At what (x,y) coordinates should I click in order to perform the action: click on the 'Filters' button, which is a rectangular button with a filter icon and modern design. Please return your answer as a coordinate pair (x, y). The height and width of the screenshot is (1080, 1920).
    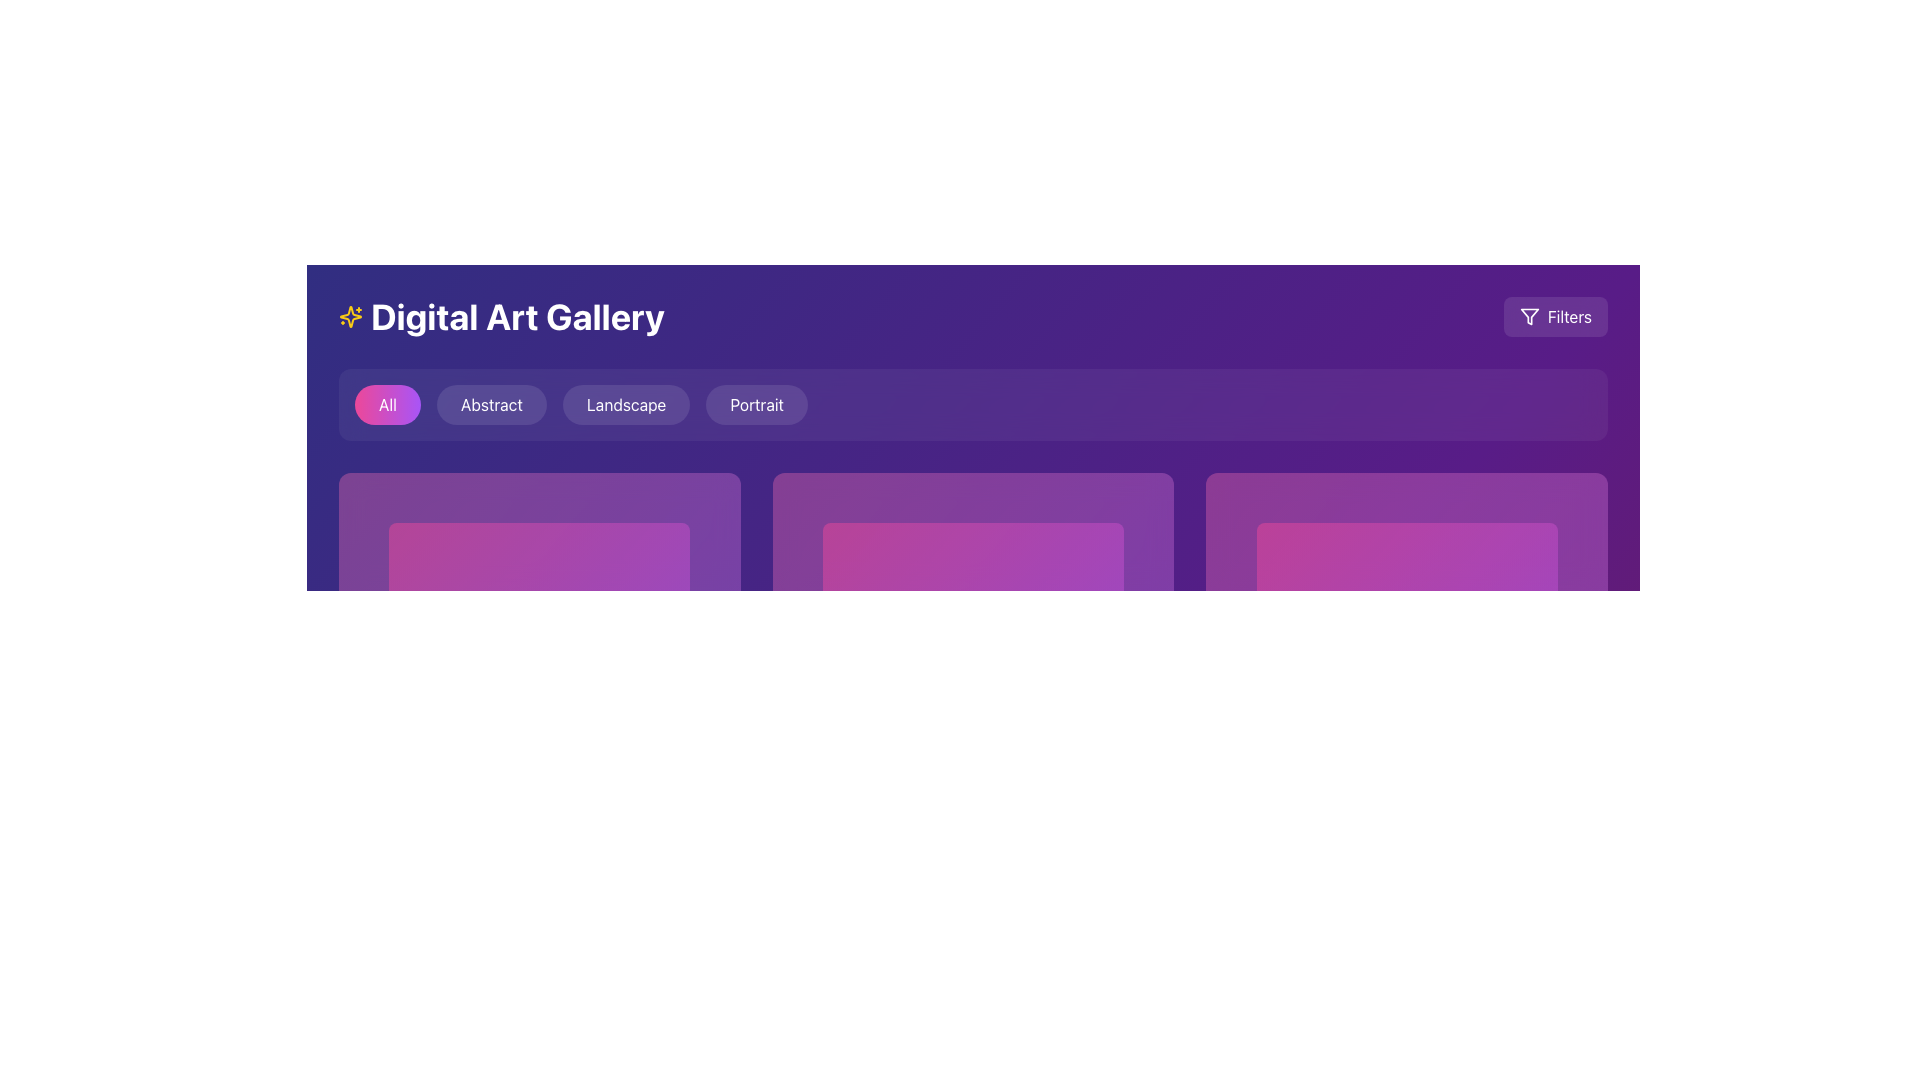
    Looking at the image, I should click on (1554, 315).